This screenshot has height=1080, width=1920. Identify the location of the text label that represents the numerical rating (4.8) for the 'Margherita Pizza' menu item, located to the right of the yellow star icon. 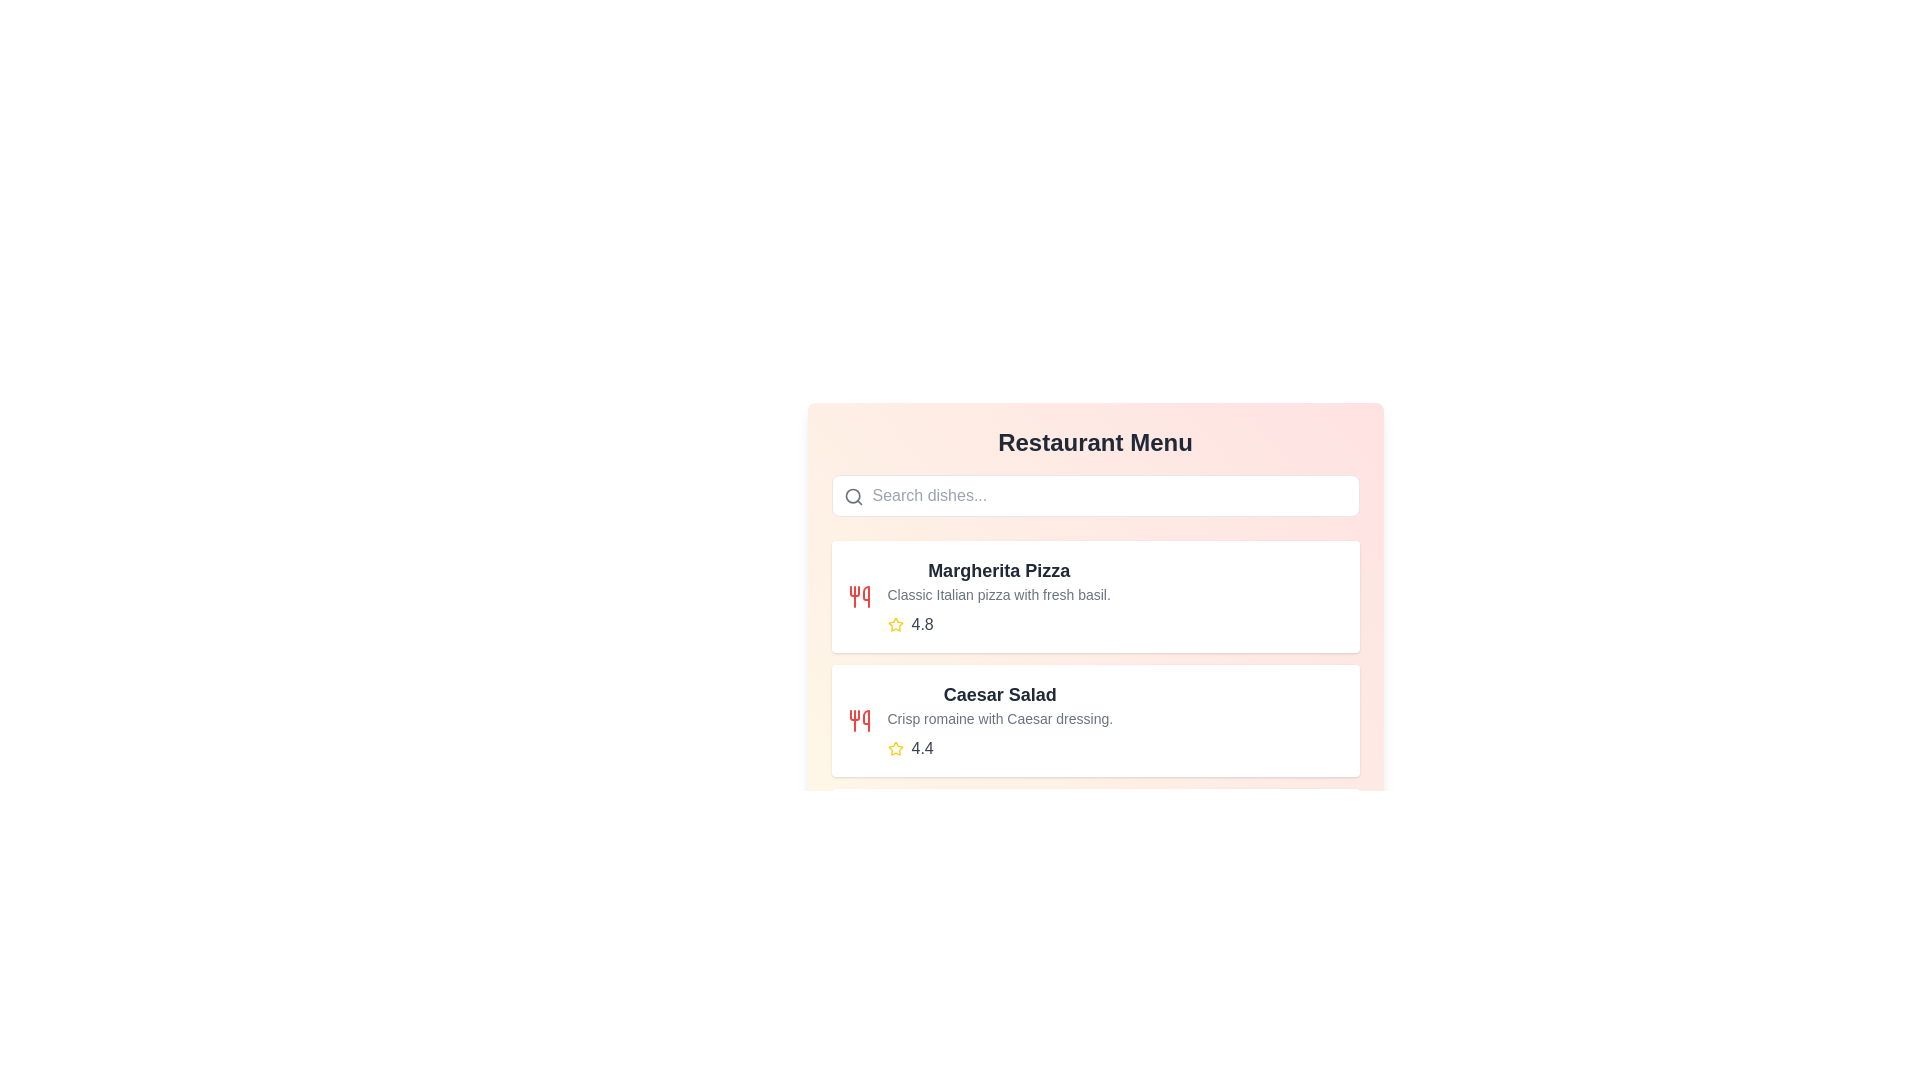
(921, 623).